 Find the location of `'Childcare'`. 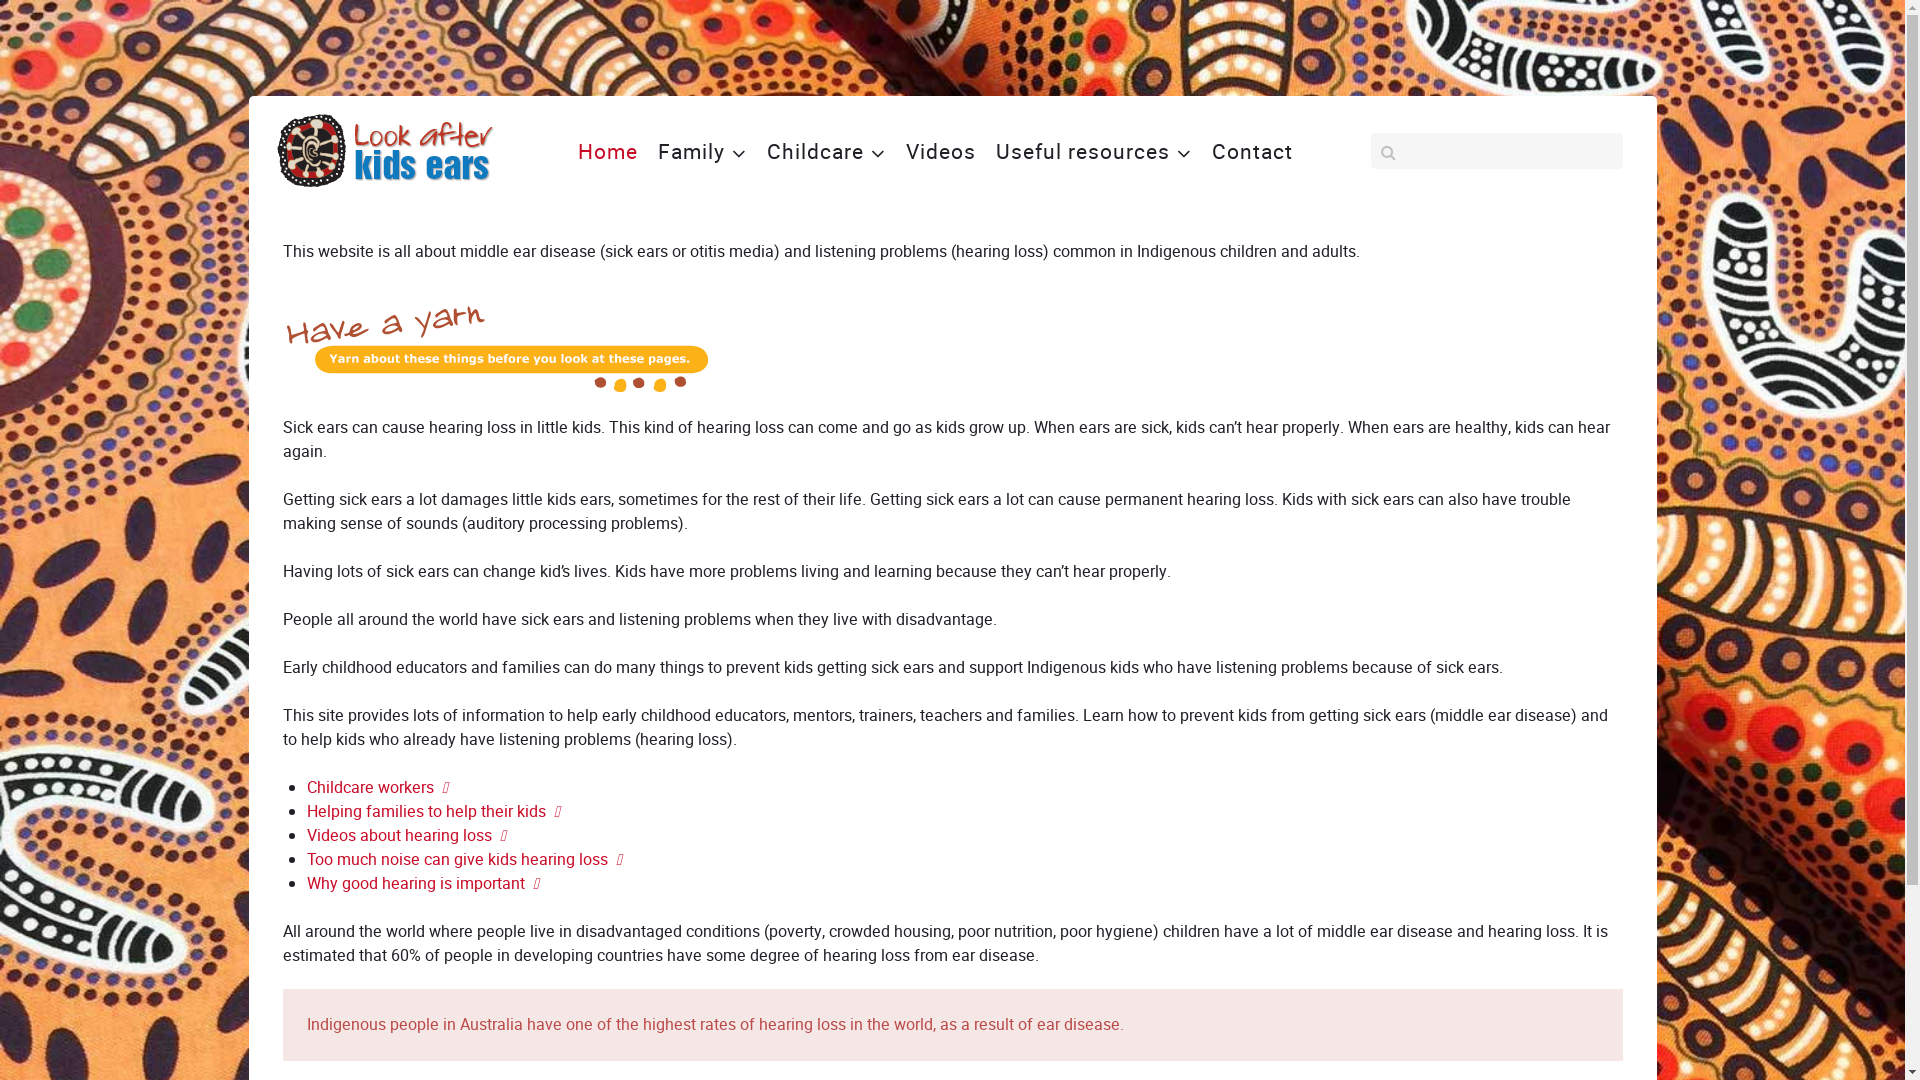

'Childcare' is located at coordinates (825, 149).